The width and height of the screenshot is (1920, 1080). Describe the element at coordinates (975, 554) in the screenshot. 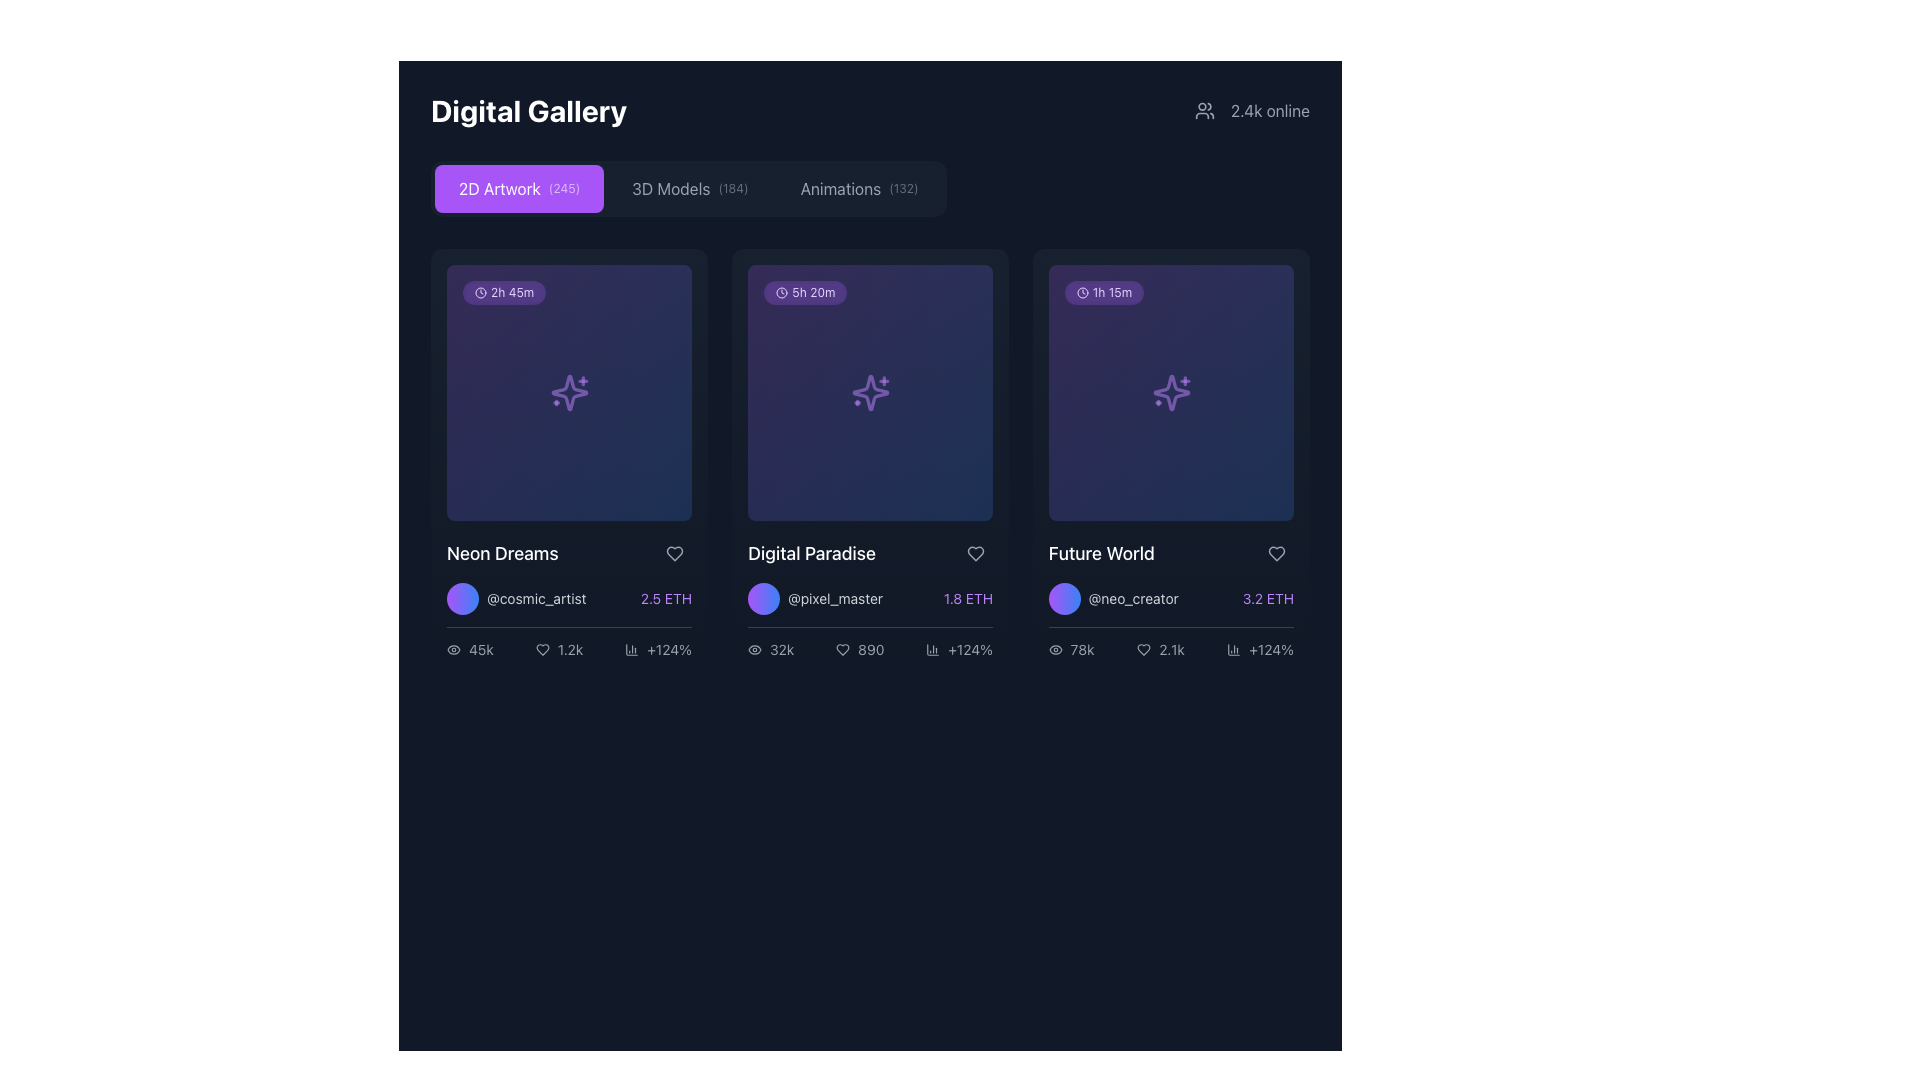

I see `the heart-shaped icon located in the bottom-right corner of the 'Digital Paradise' card to like the item` at that location.